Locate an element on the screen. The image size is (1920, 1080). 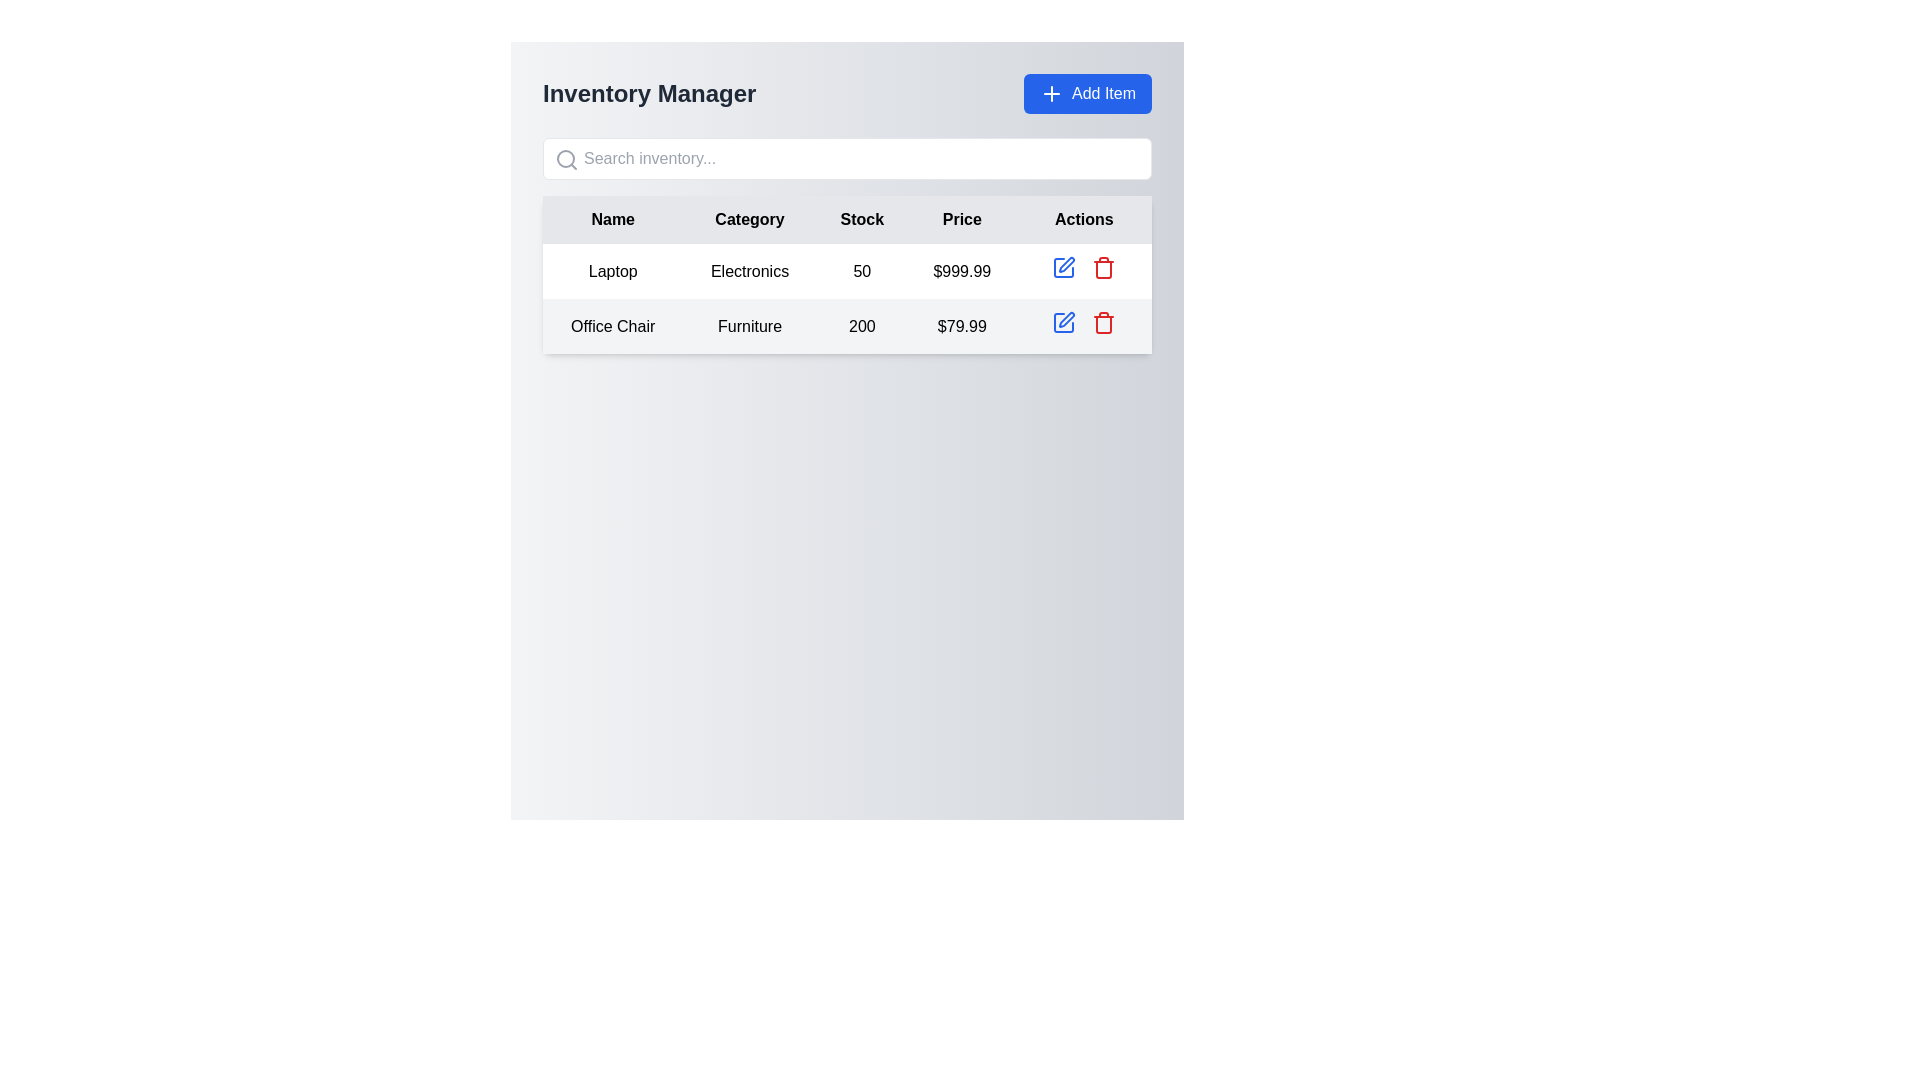
the edit icon for the 'Furniture' entry in the Actions column of the table is located at coordinates (1063, 322).